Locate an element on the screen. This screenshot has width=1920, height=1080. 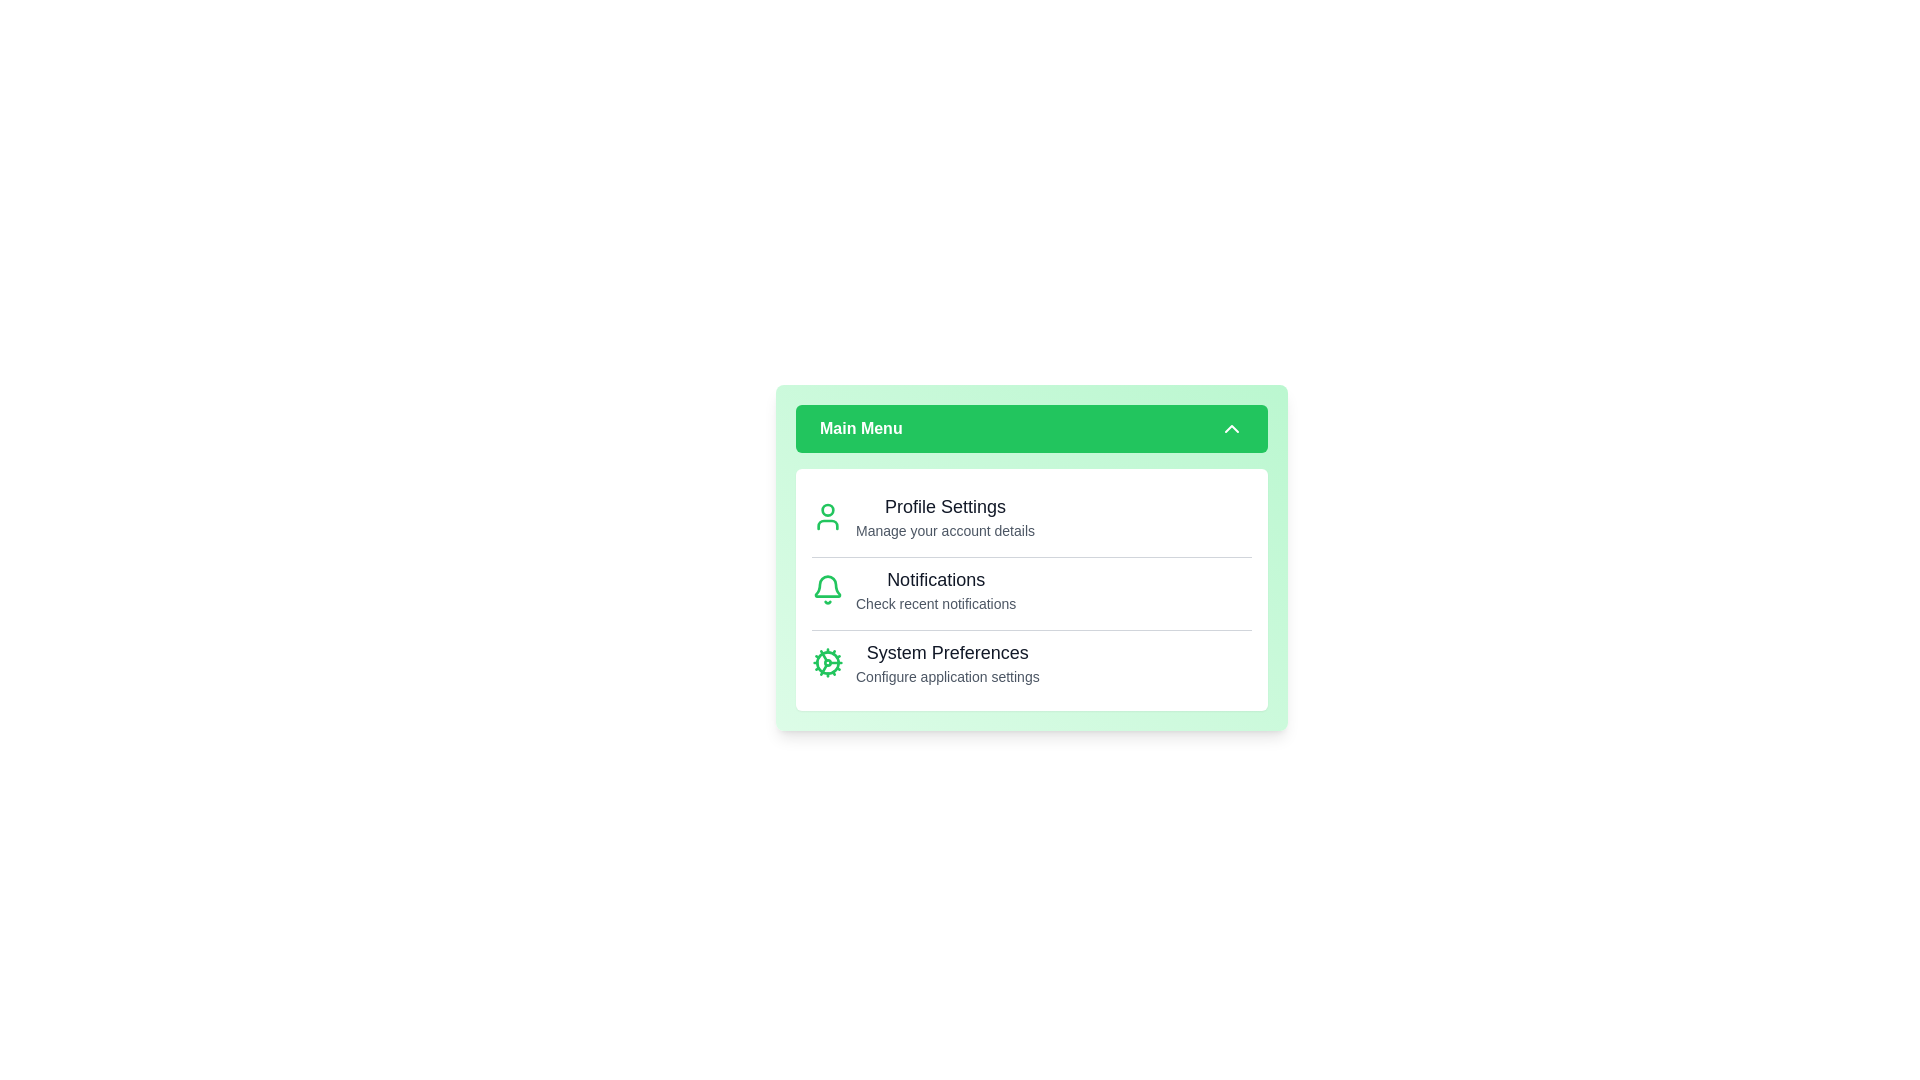
the descriptive text under the menu item System Preferences is located at coordinates (946, 676).